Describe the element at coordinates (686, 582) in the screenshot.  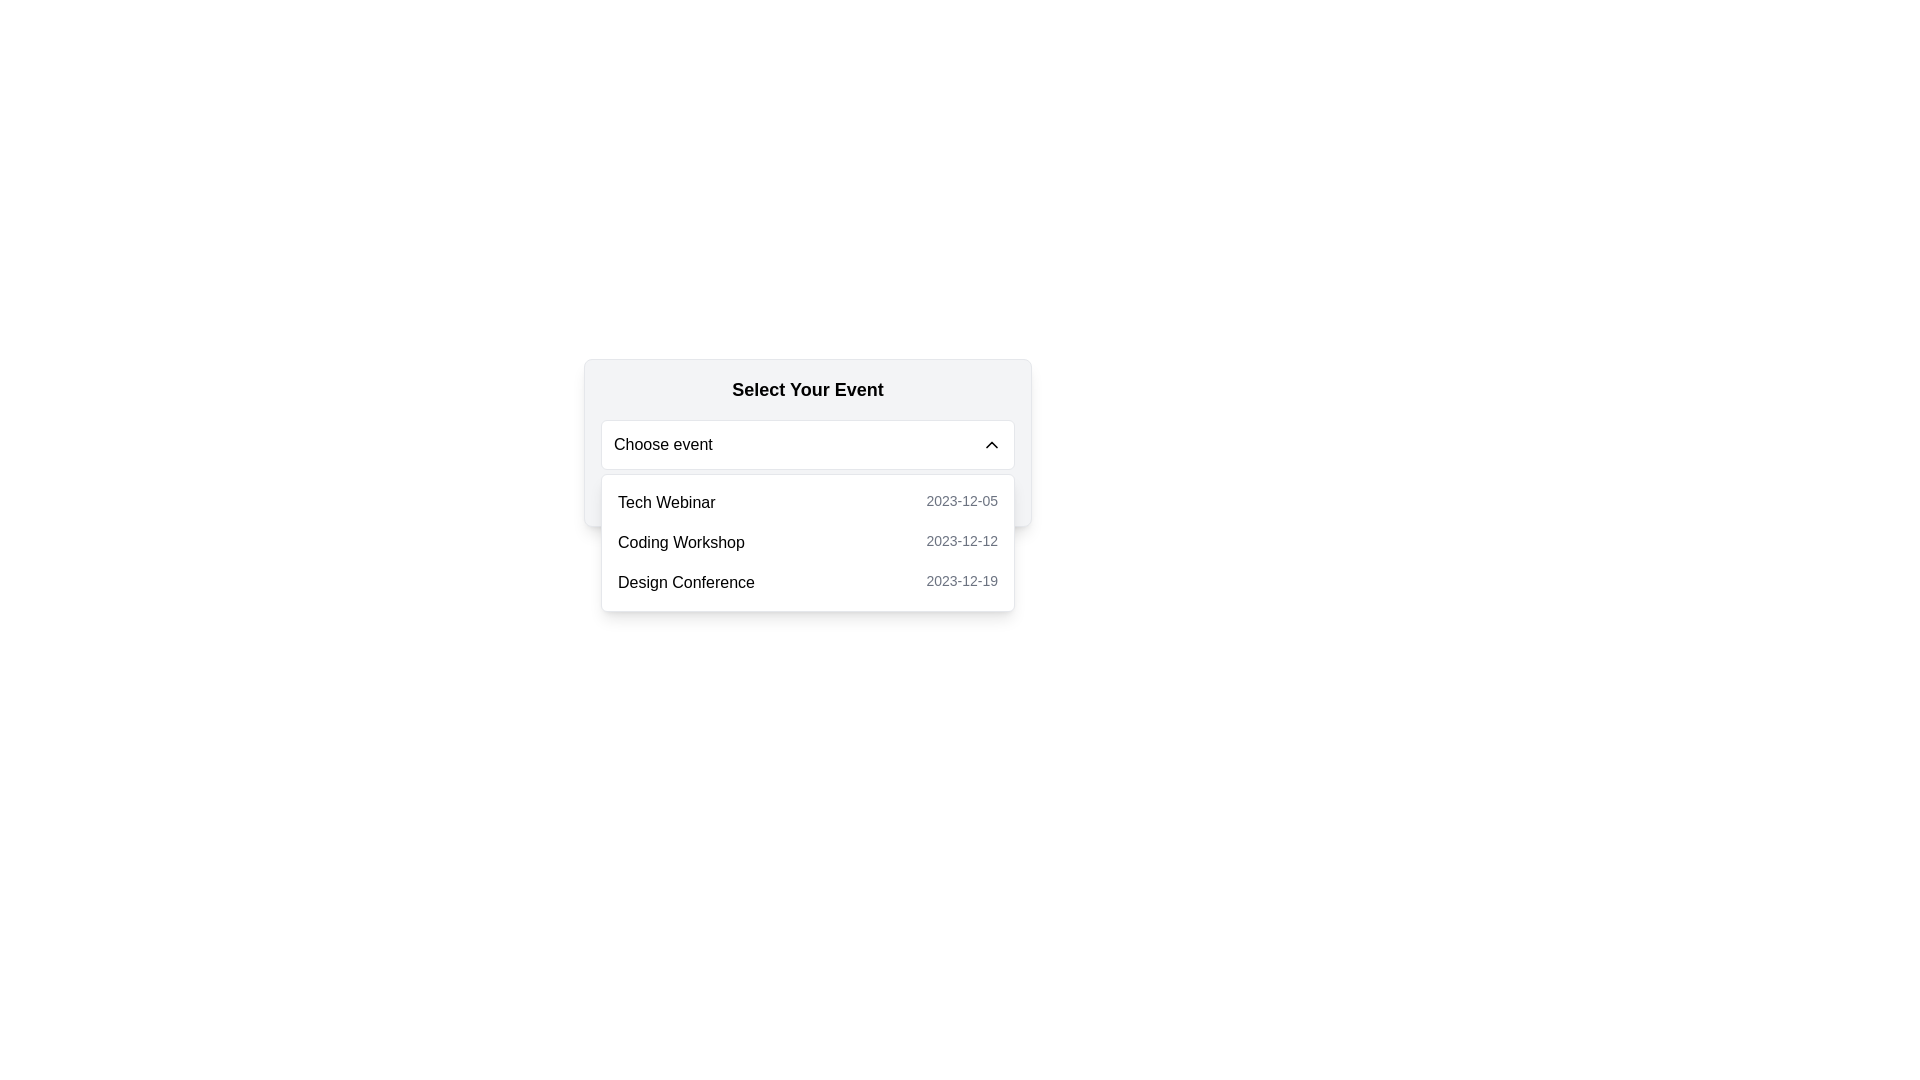
I see `static text label displaying 'Design Conference' located in the dropdown menu, positioned to the left of the date '2023-12-19'` at that location.